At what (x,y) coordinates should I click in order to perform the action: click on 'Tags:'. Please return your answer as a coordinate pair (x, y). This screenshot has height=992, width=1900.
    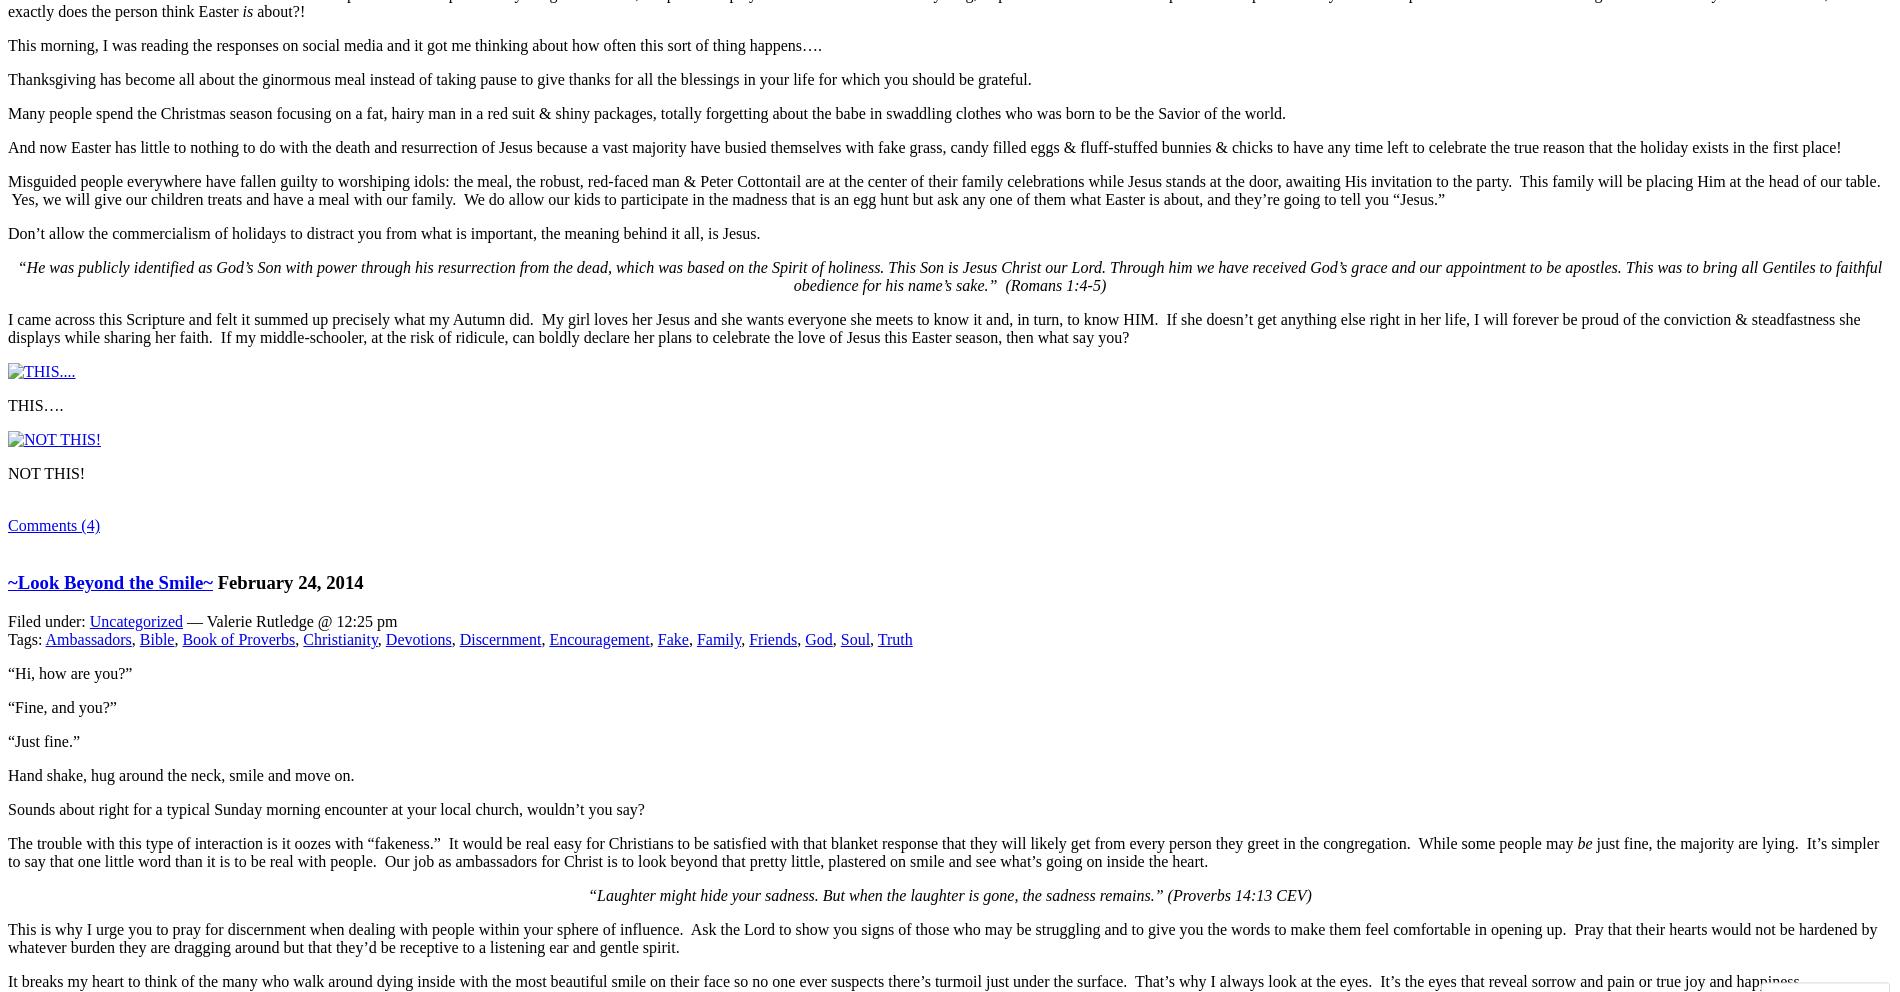
    Looking at the image, I should click on (26, 638).